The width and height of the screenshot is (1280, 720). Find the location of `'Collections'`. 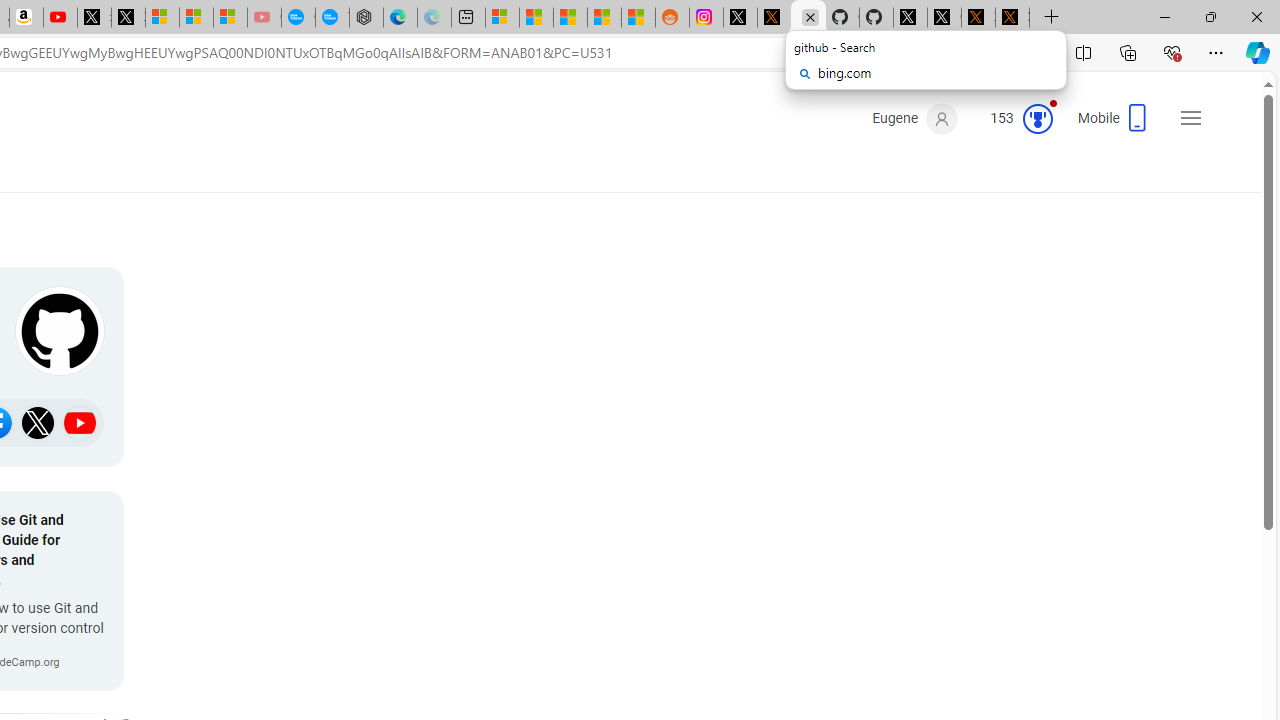

'Collections' is located at coordinates (1128, 51).